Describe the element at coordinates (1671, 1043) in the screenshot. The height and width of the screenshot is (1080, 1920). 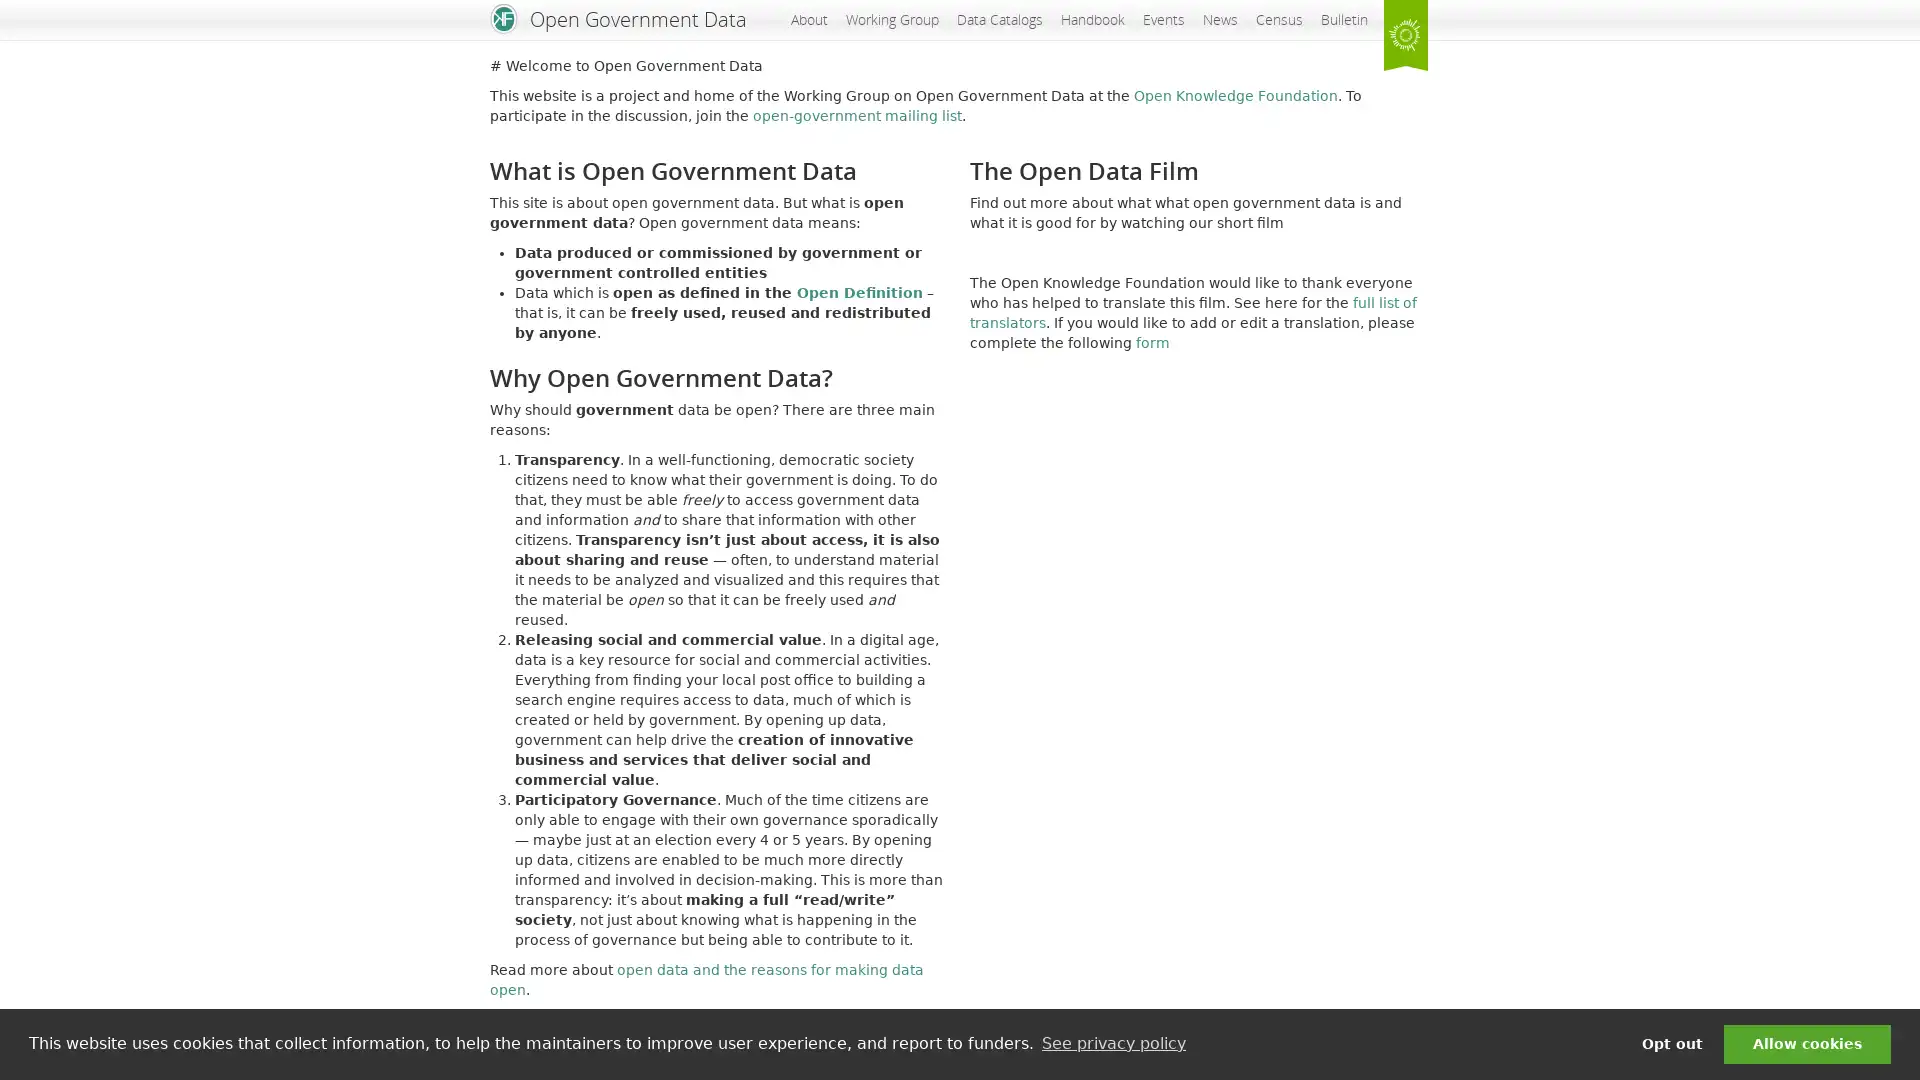
I see `deny cookies` at that location.